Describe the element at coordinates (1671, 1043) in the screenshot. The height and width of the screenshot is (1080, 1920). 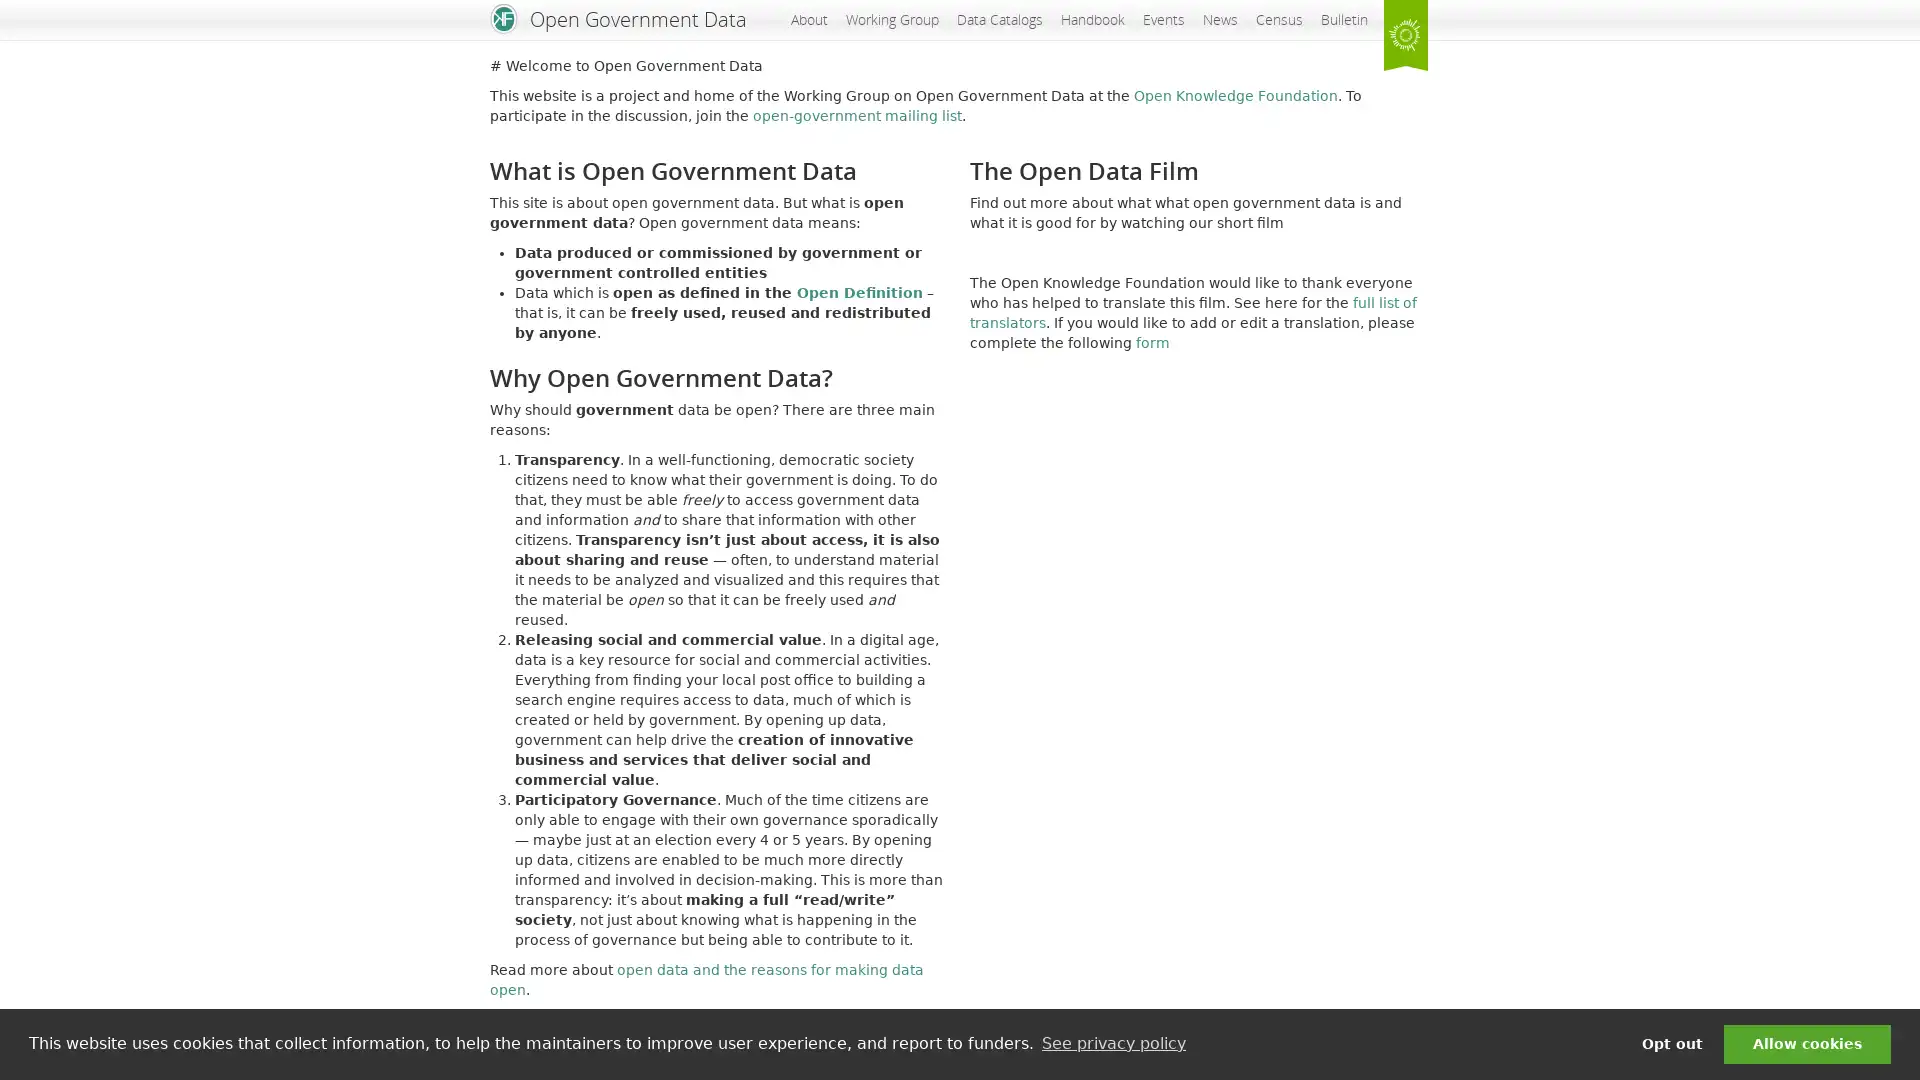
I see `deny cookies` at that location.